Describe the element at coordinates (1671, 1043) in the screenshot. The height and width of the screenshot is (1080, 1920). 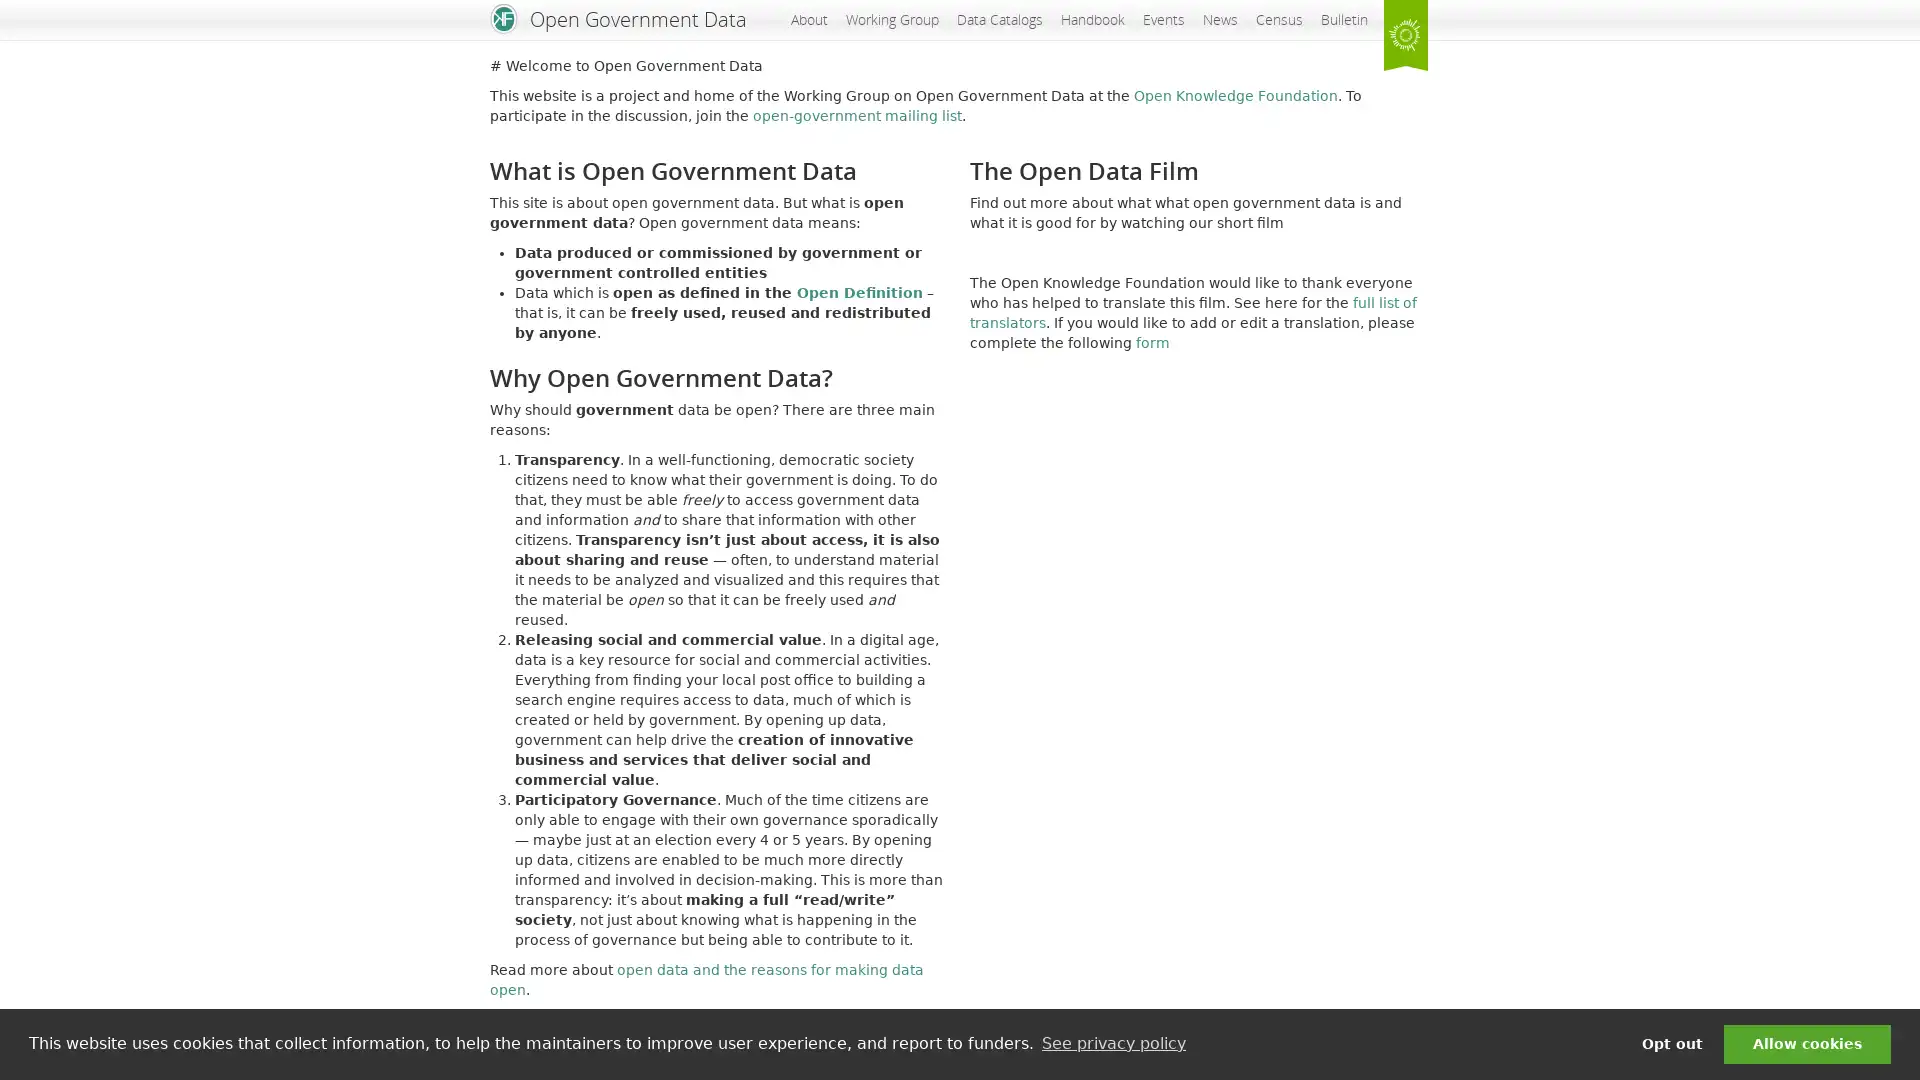
I see `deny cookies` at that location.